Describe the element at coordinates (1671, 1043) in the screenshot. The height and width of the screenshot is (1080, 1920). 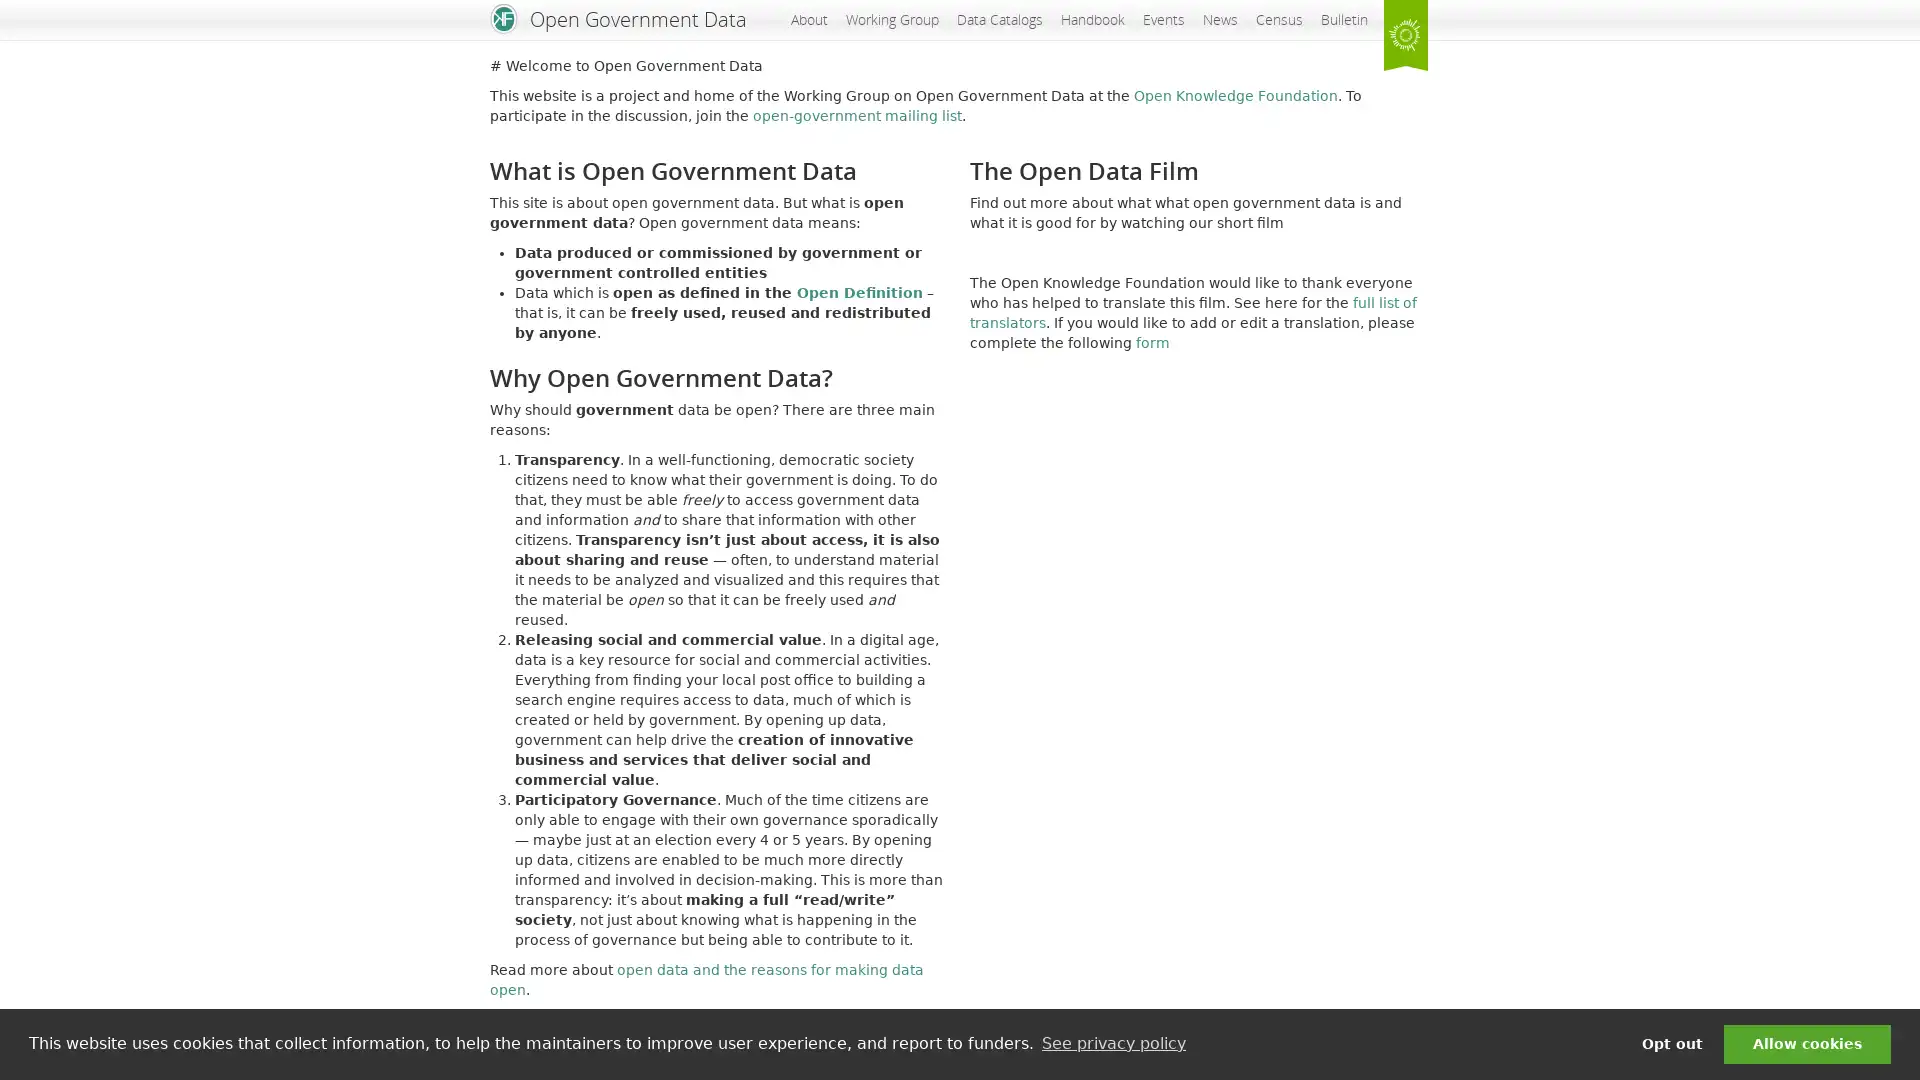
I see `deny cookies` at that location.